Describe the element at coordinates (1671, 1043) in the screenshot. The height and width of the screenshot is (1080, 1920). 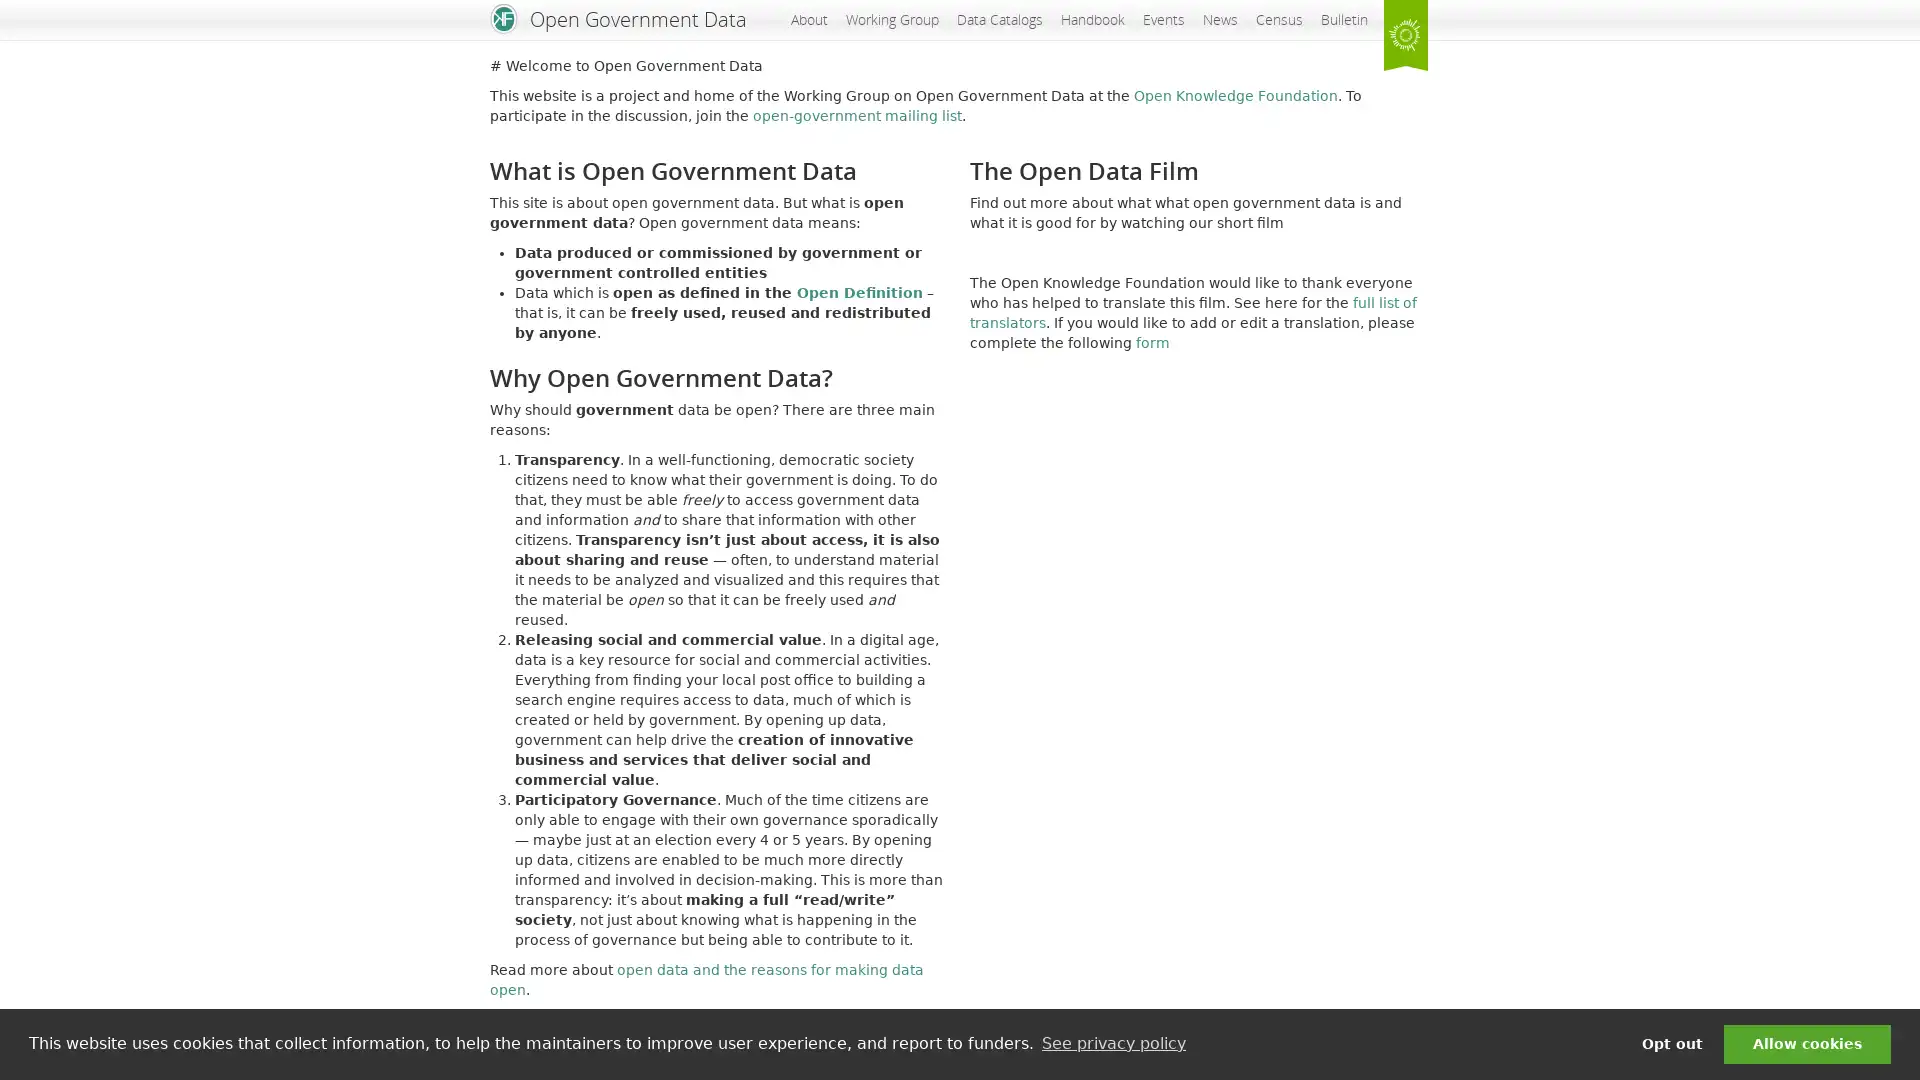
I see `deny cookies` at that location.